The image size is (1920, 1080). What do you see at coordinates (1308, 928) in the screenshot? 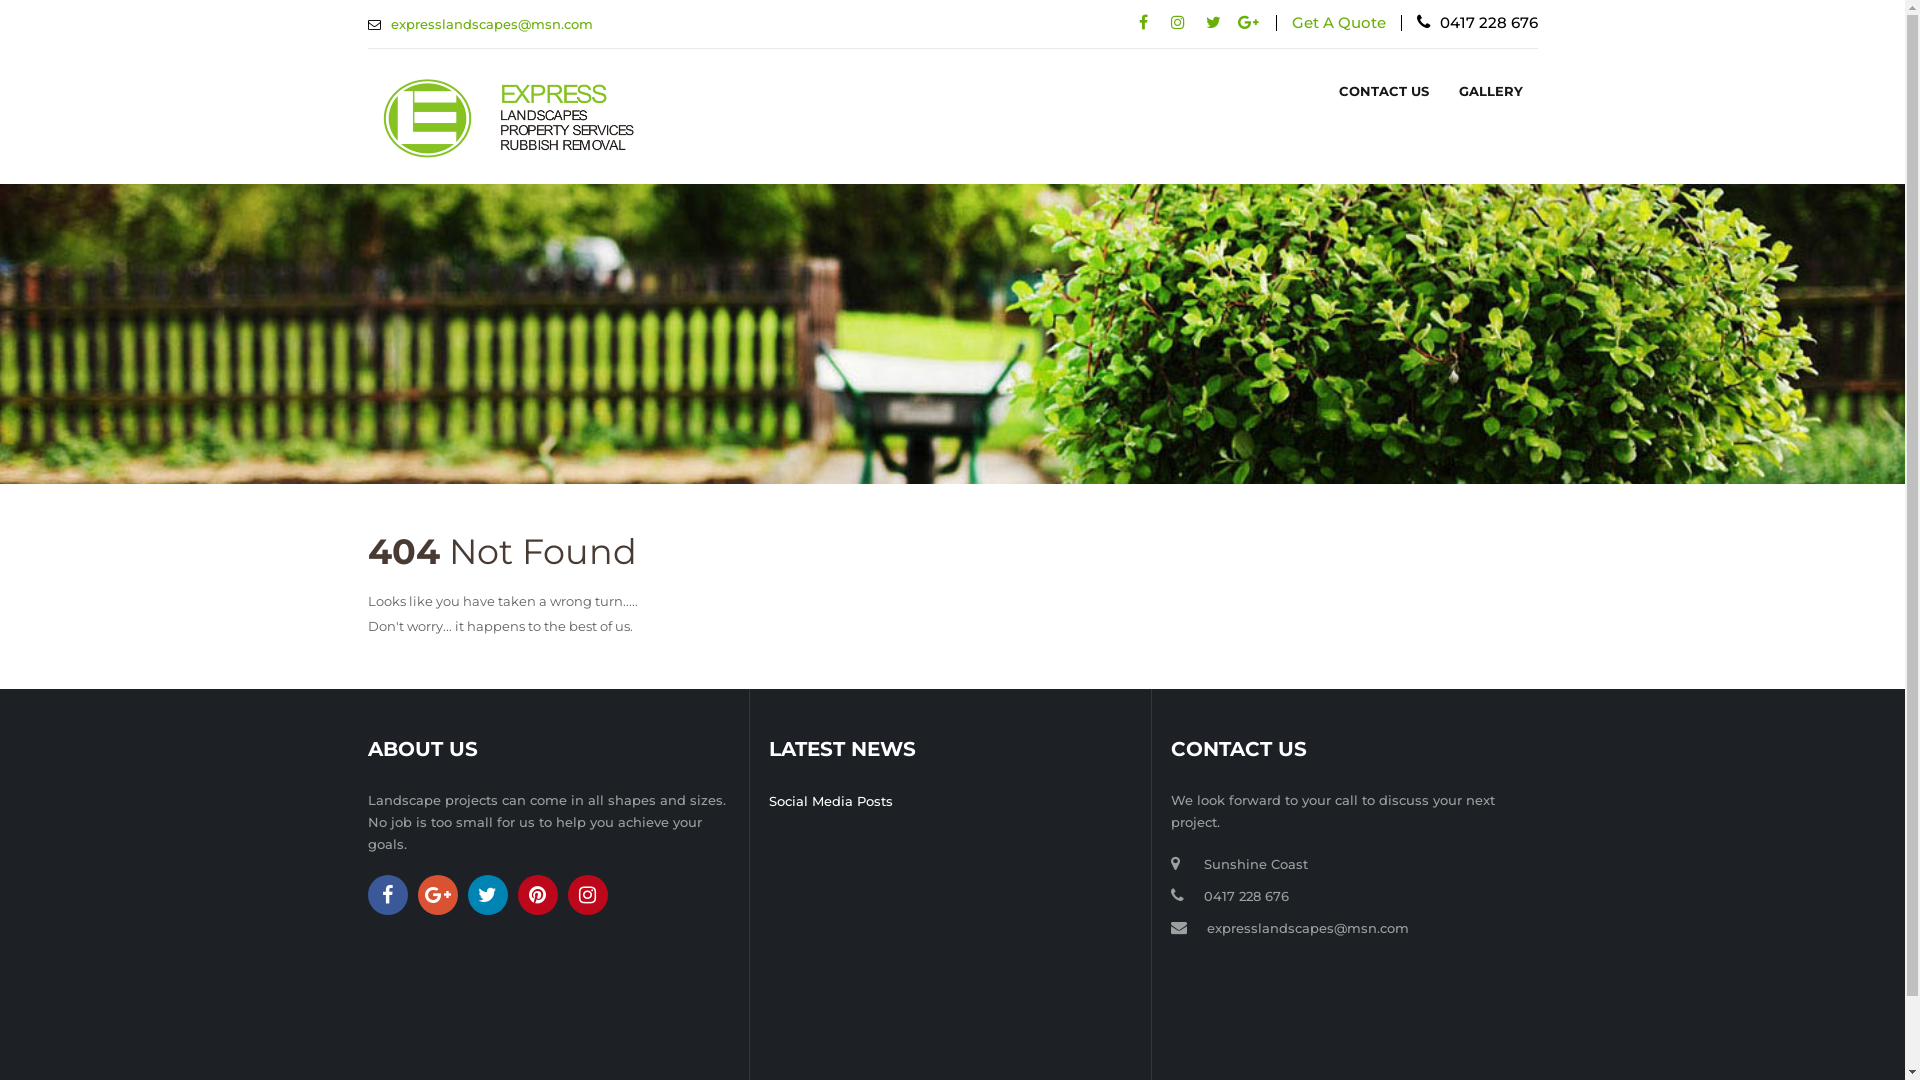
I see `'expresslandscapes@msn.com'` at bounding box center [1308, 928].